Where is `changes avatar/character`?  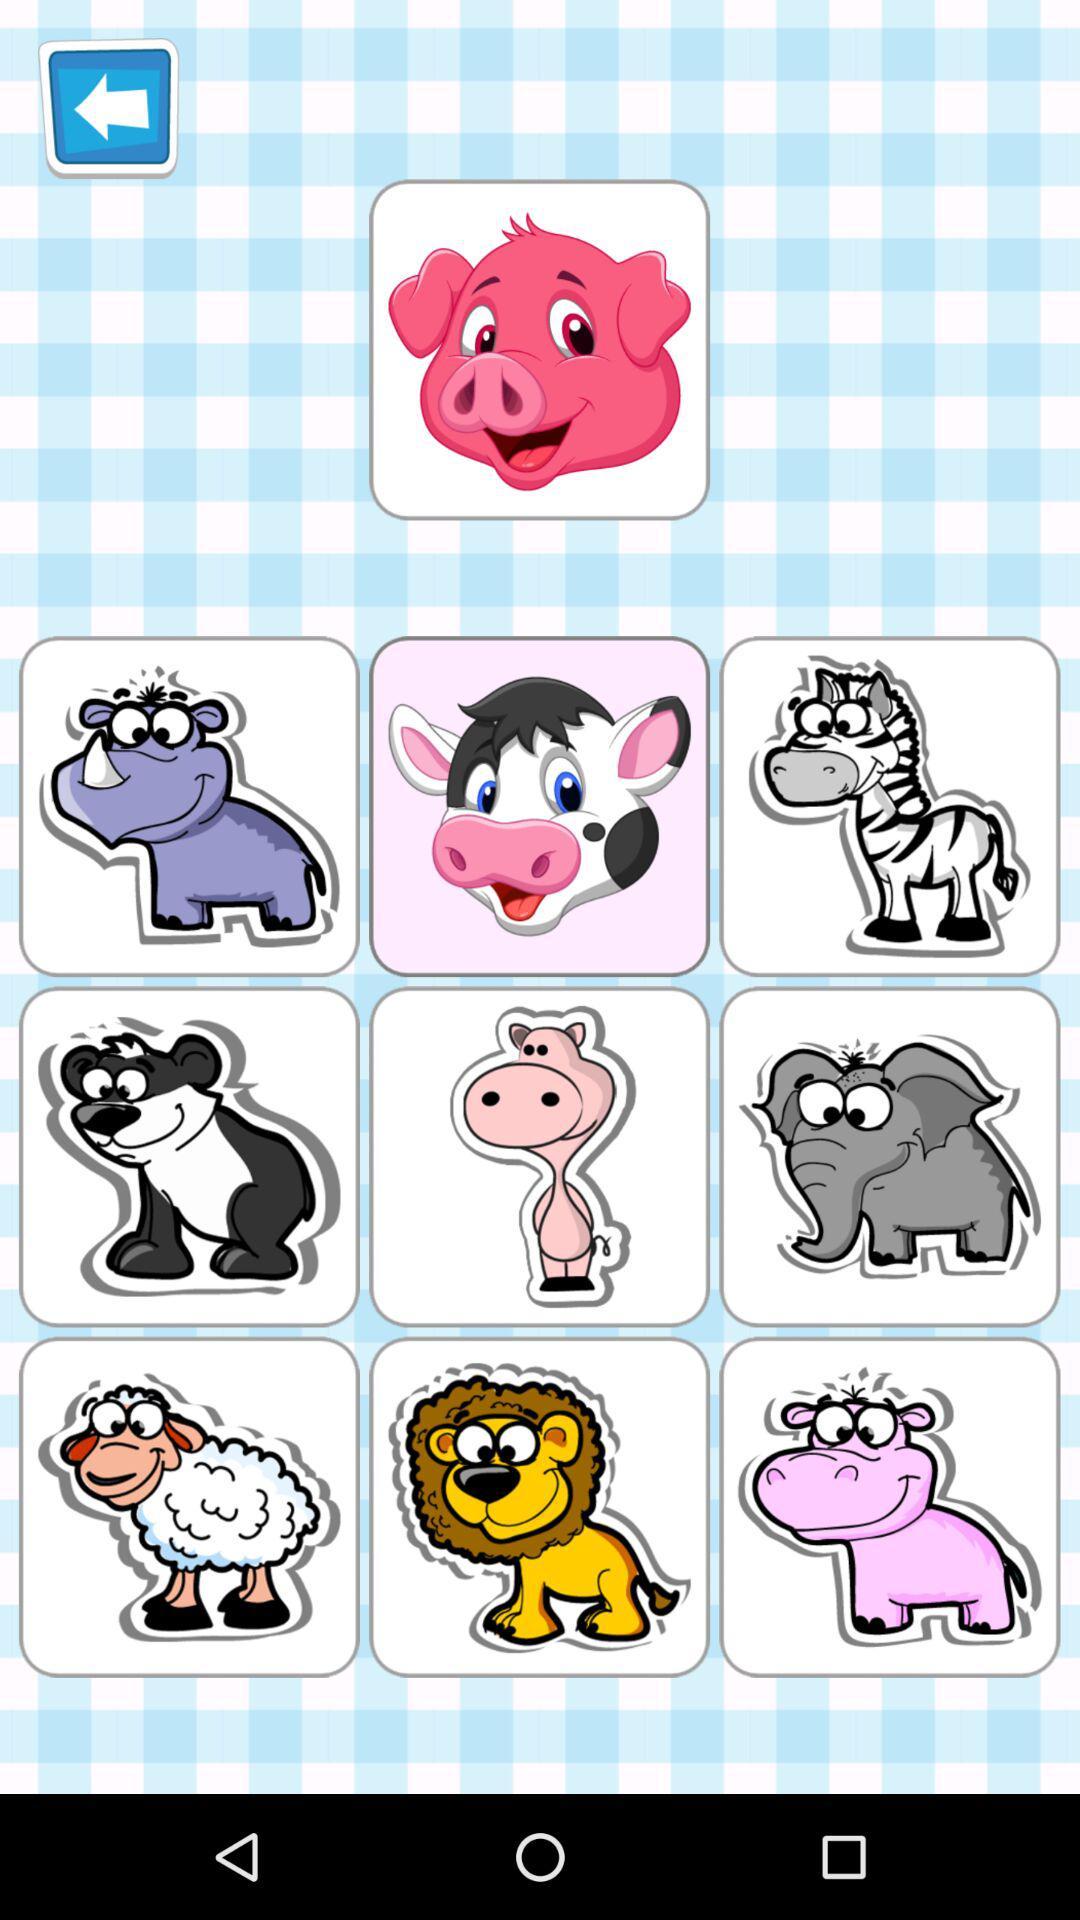 changes avatar/character is located at coordinates (538, 349).